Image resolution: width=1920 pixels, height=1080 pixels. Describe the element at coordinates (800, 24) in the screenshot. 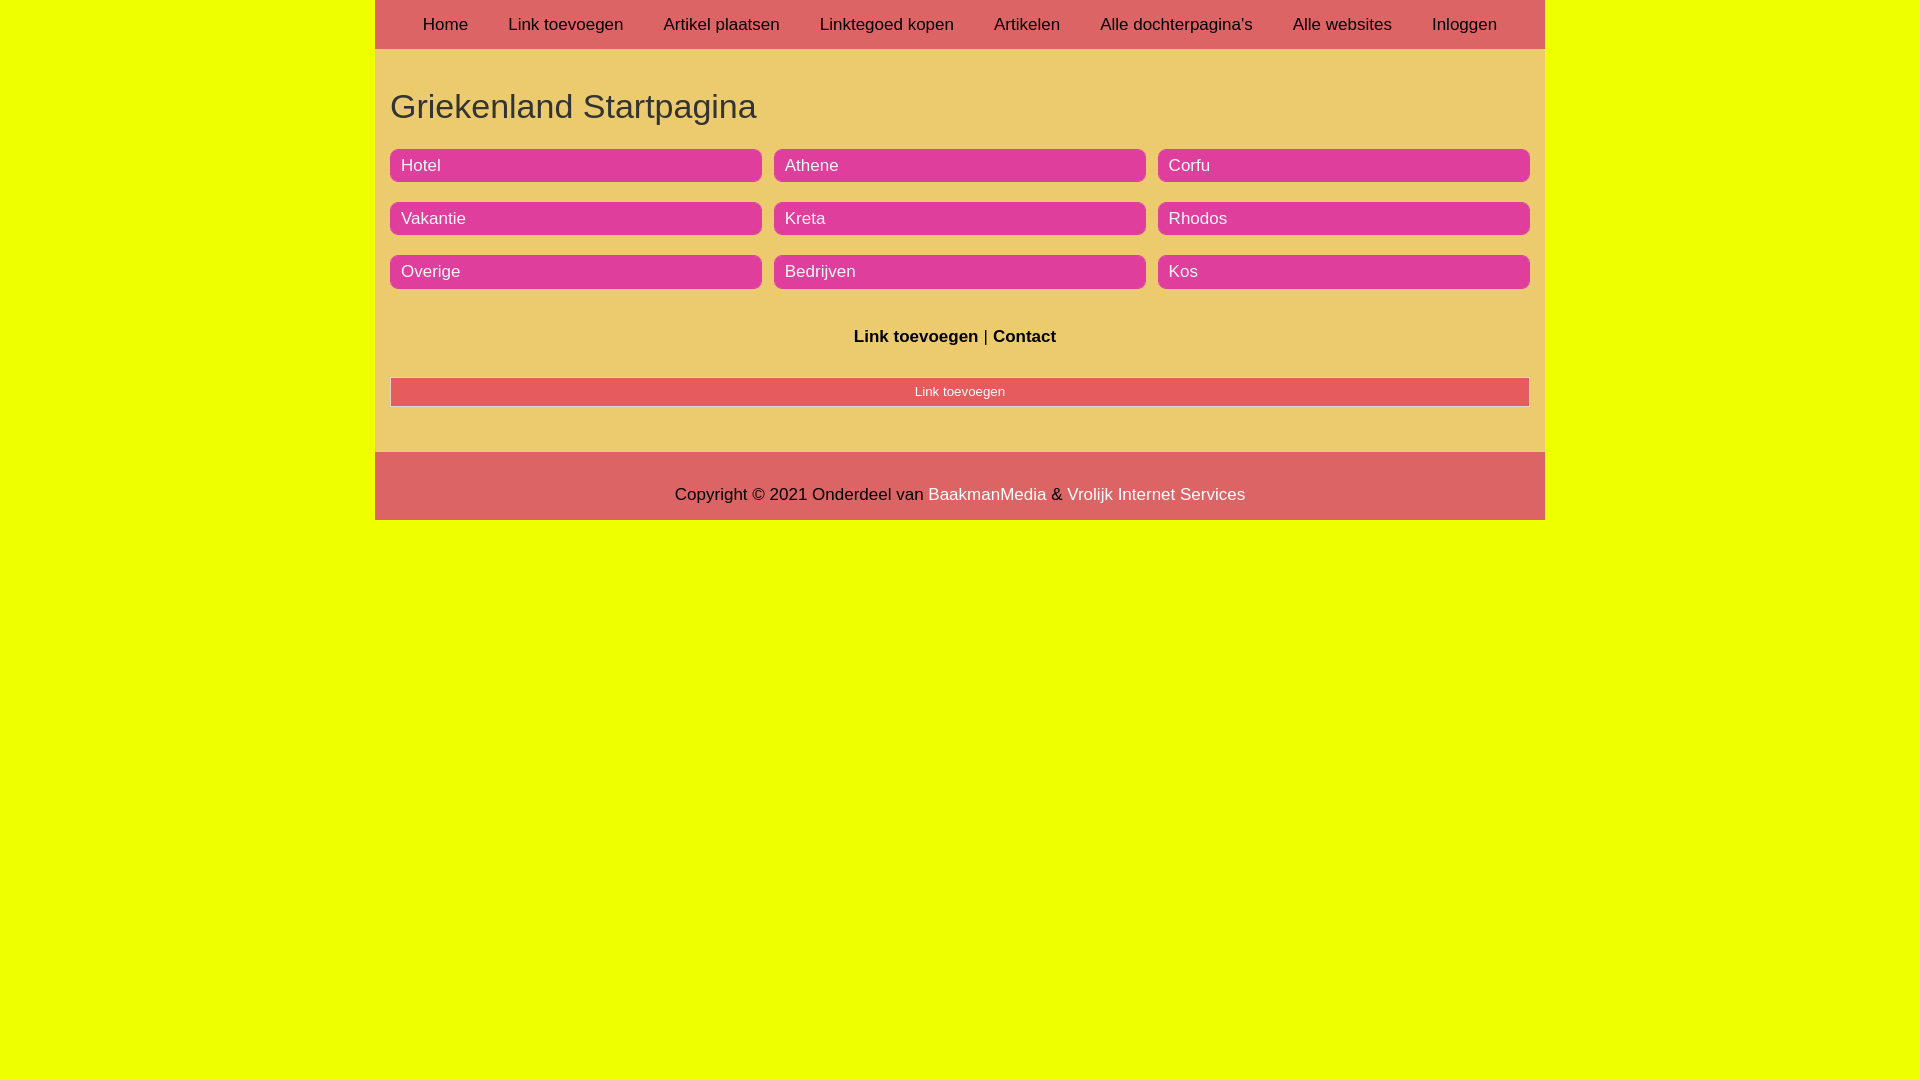

I see `'Linktegoed kopen'` at that location.